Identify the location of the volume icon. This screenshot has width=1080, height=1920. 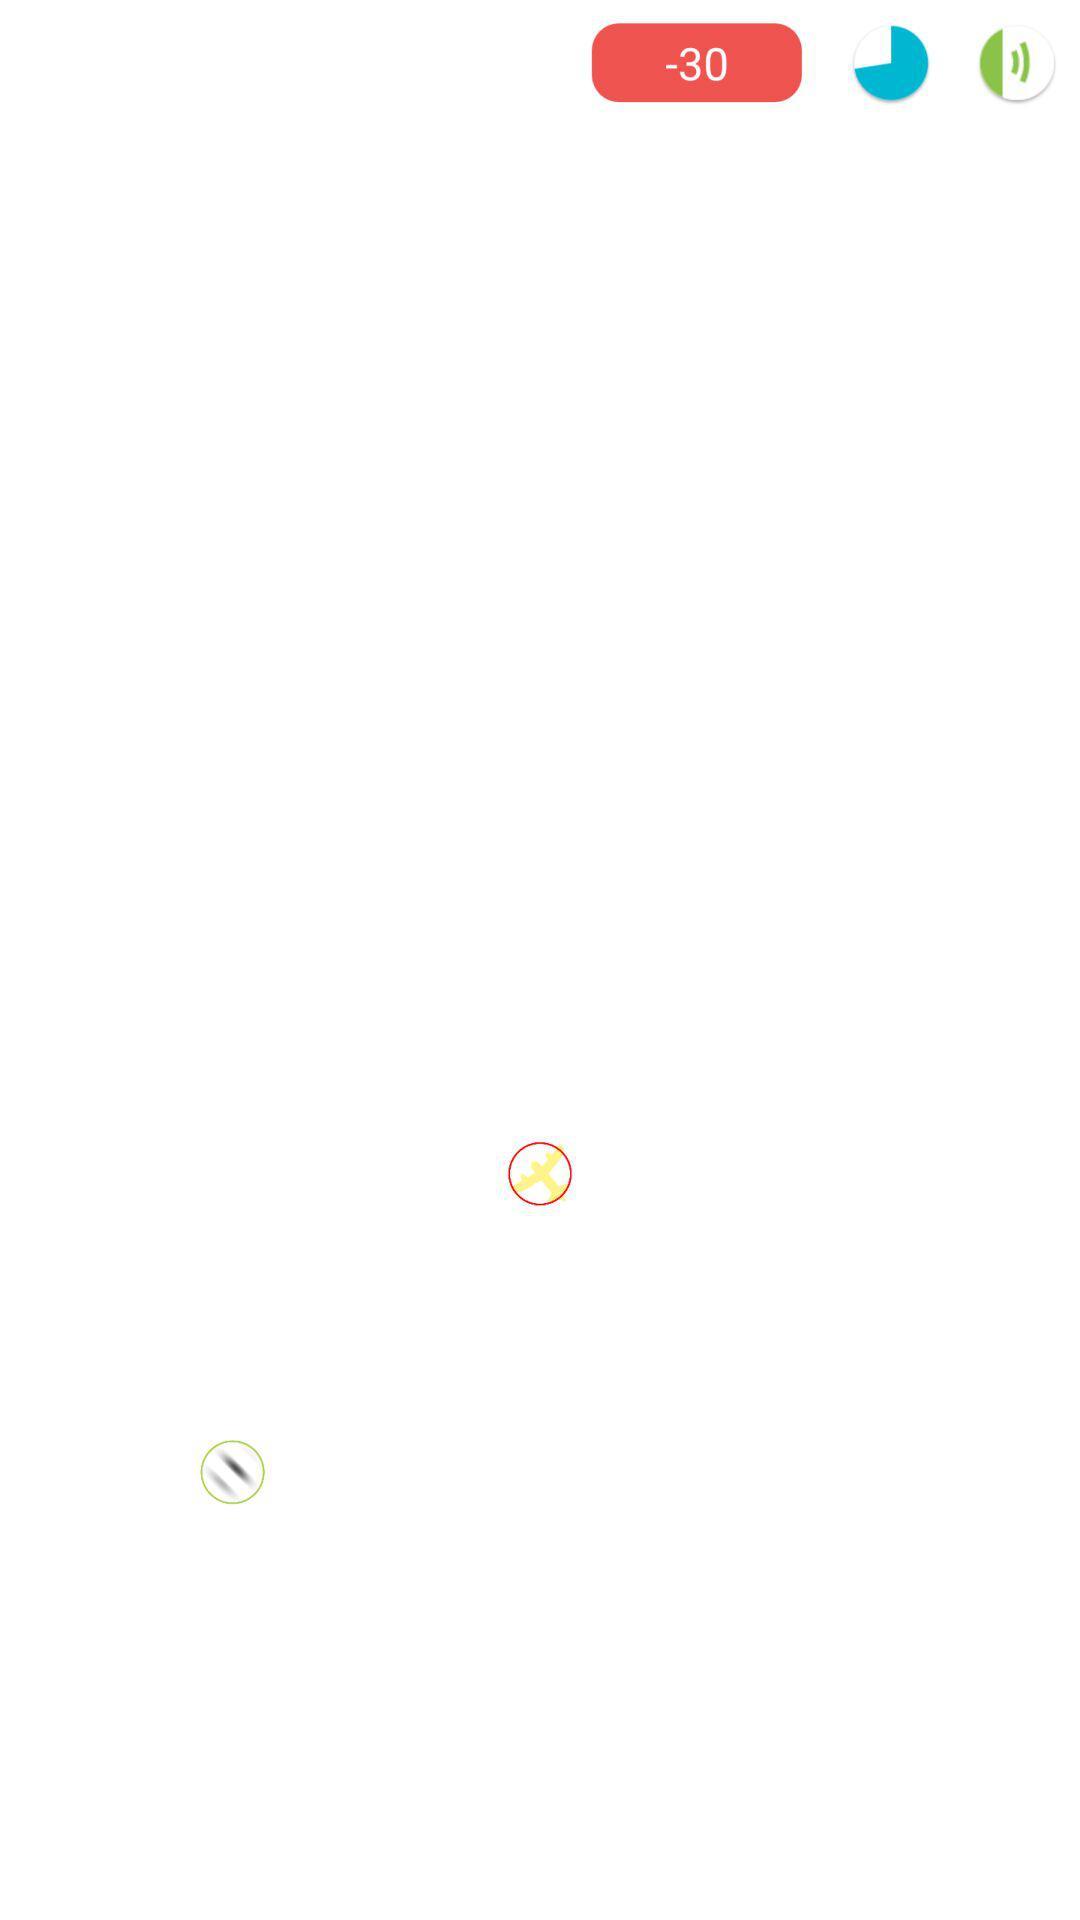
(1017, 62).